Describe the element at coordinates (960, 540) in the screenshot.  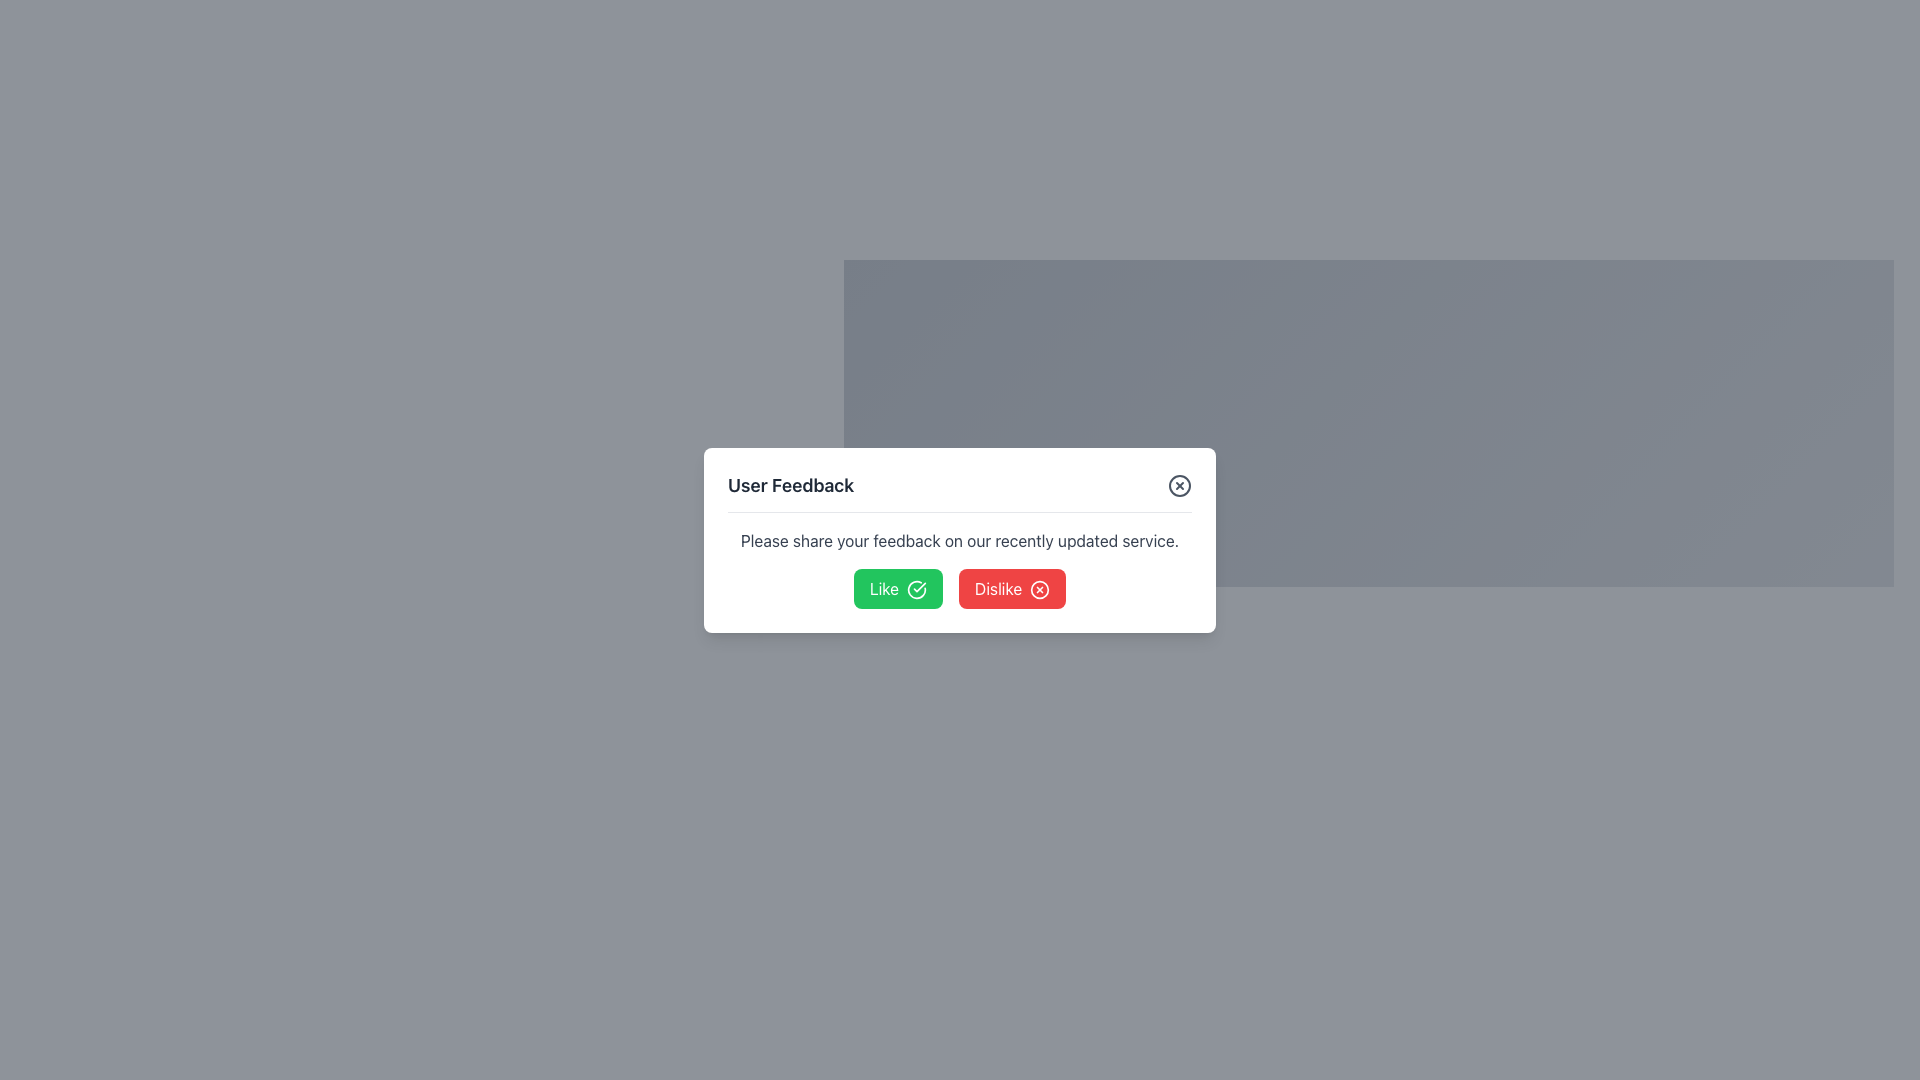
I see `the Text Display stating 'Please share your feedback on our recently updated service.' which is located in the center of the popup card between the title 'User Feedback' and the buttons 'Like' and 'Dislike'` at that location.